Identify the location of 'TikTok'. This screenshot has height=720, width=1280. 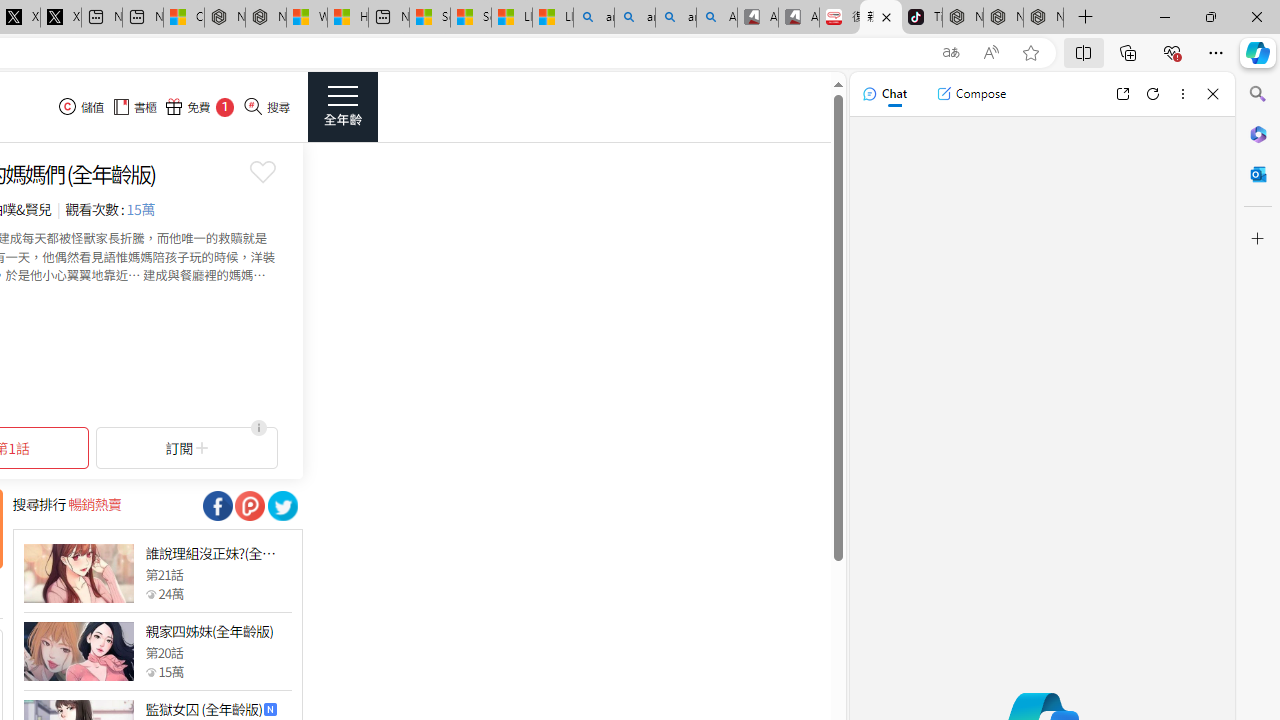
(921, 17).